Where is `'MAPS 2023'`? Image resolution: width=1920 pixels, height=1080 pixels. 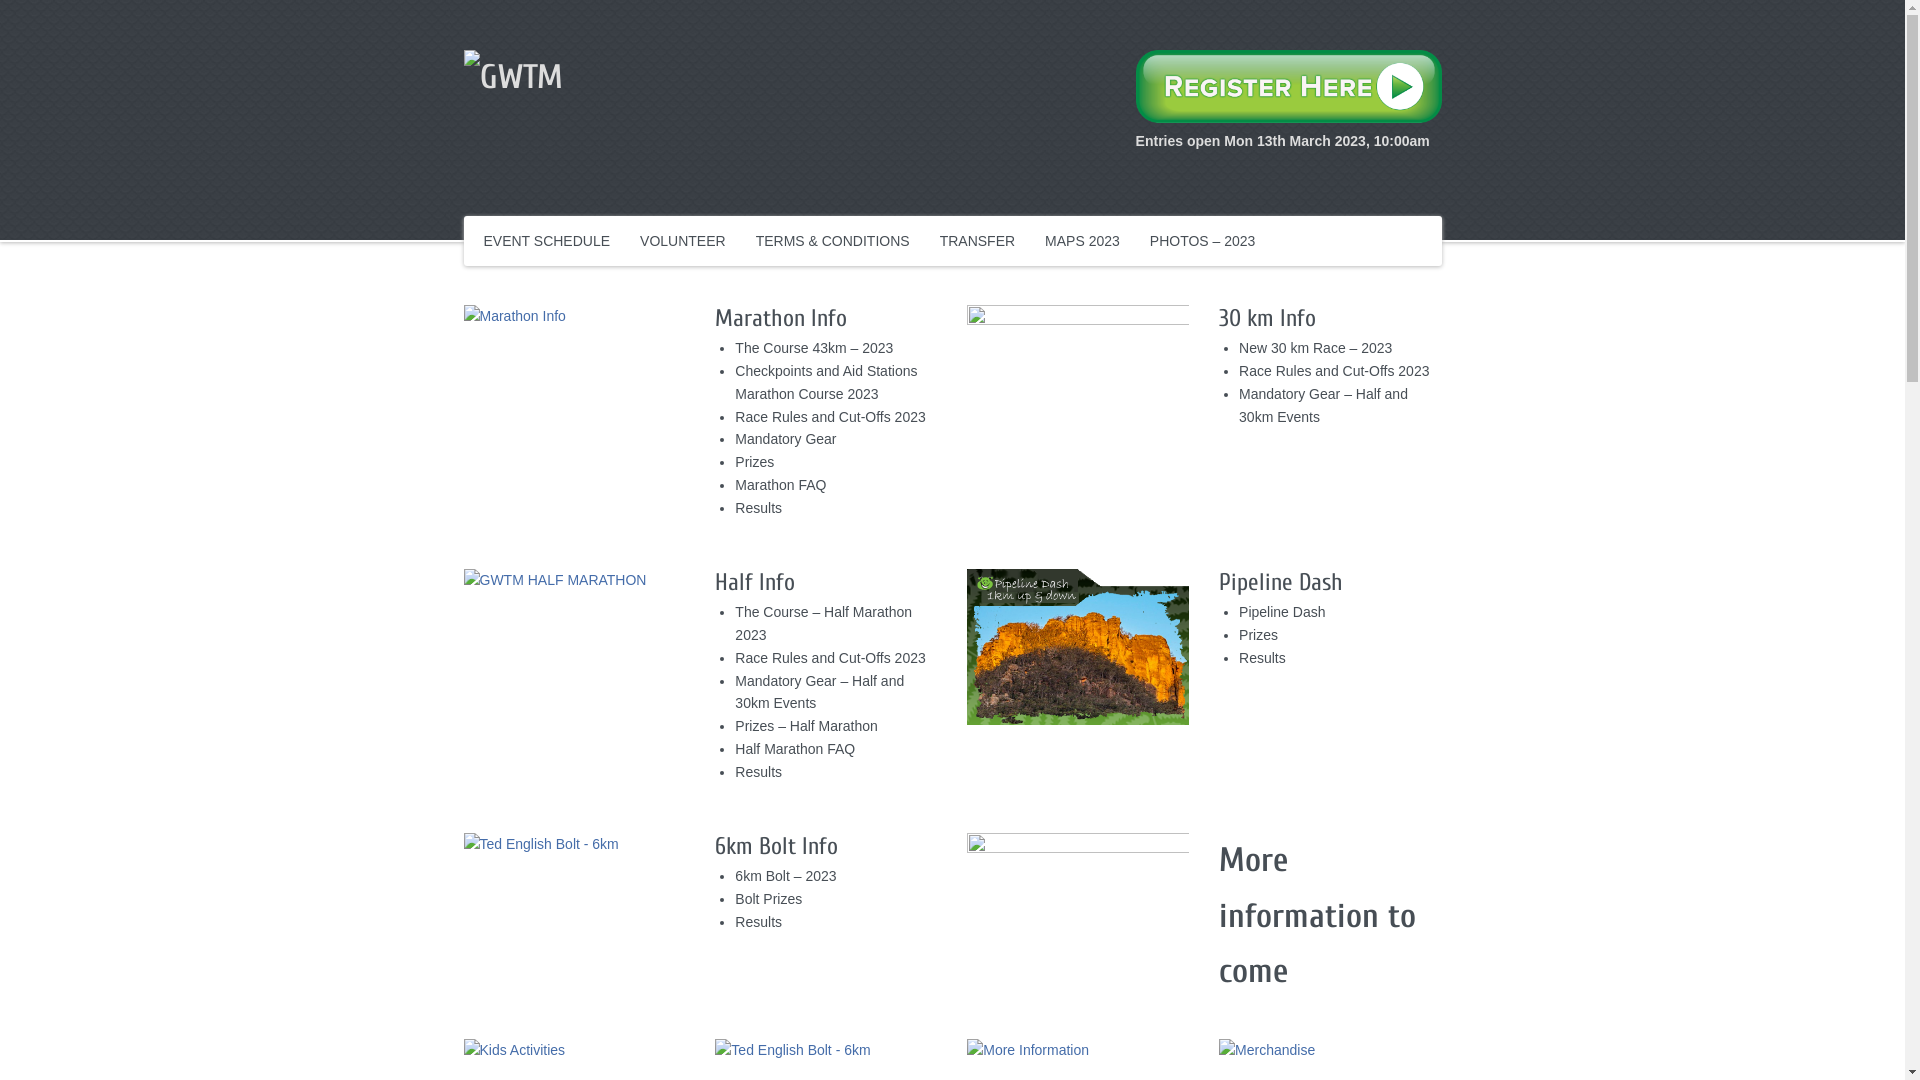 'MAPS 2023' is located at coordinates (1081, 239).